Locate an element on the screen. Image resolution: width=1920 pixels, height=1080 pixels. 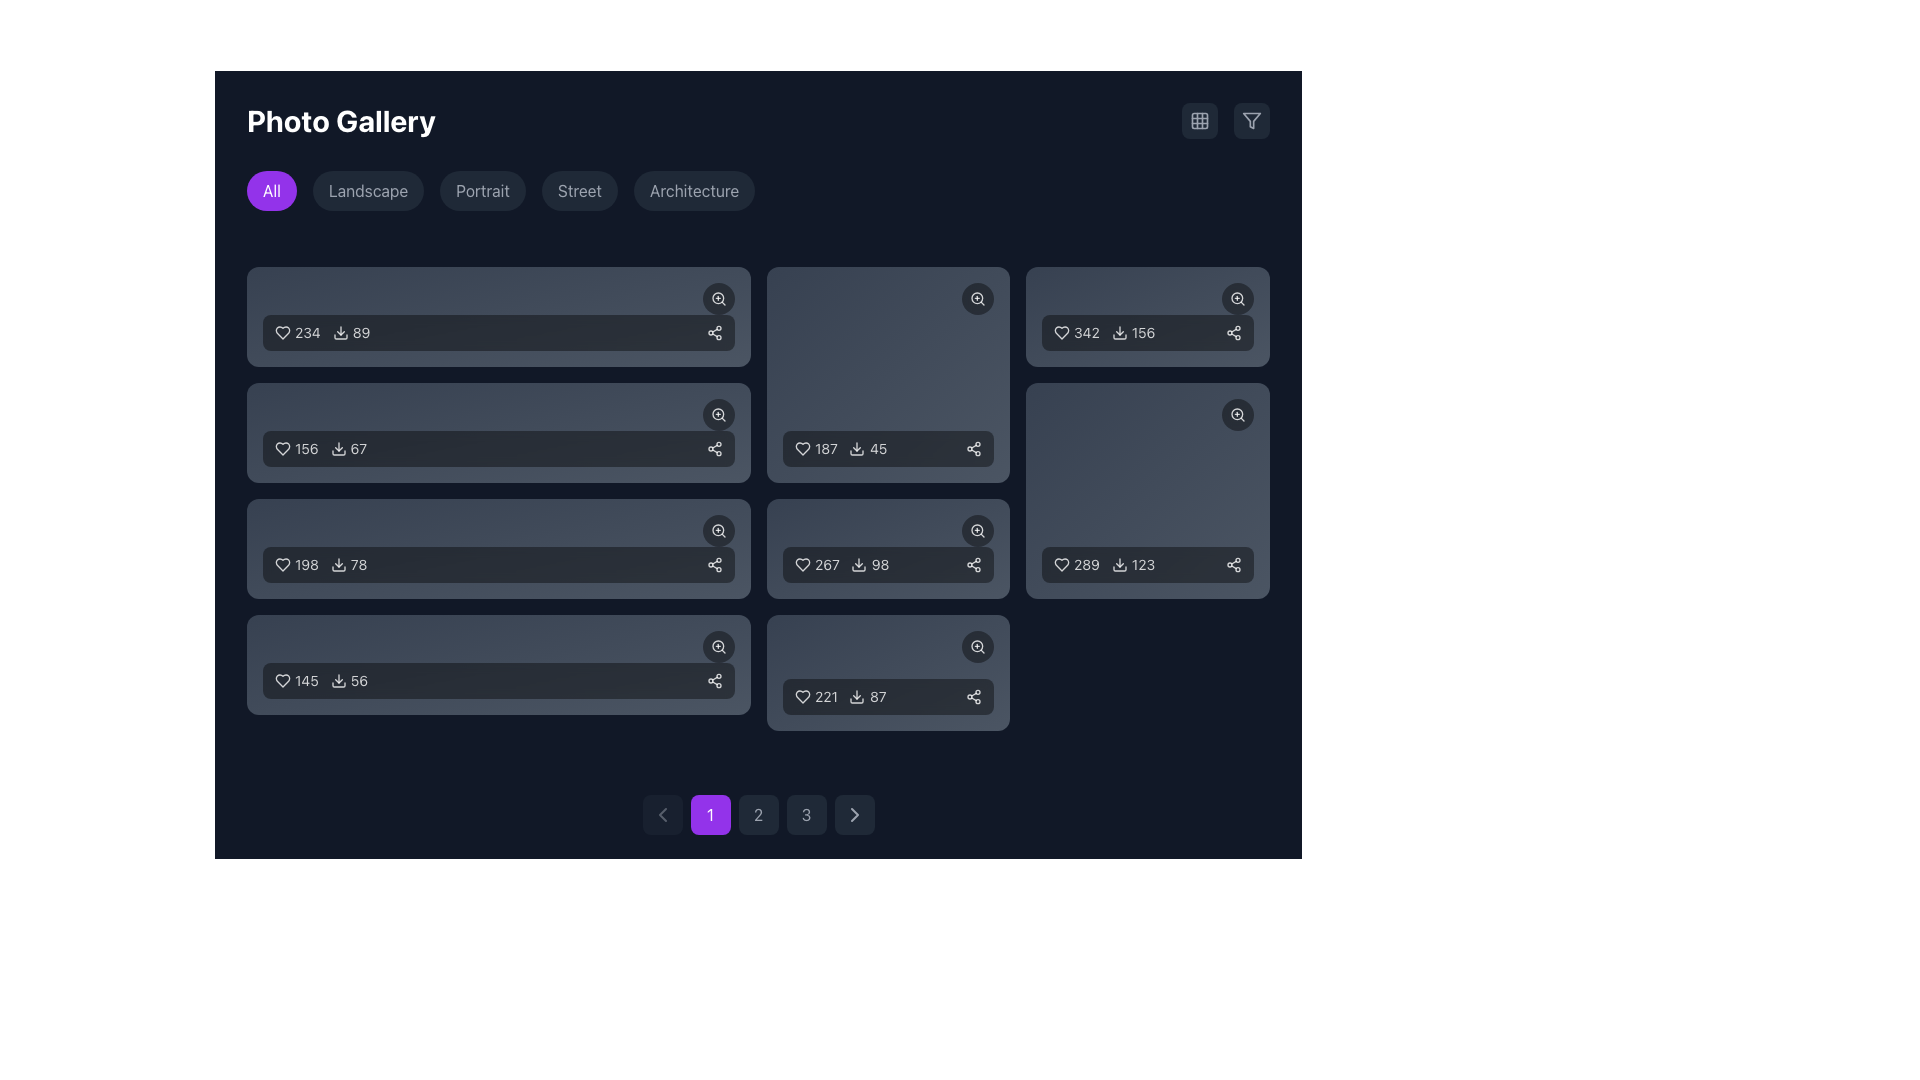
the zoom icon located in the top-right corner of the tile displaying '342 156' is located at coordinates (1237, 299).